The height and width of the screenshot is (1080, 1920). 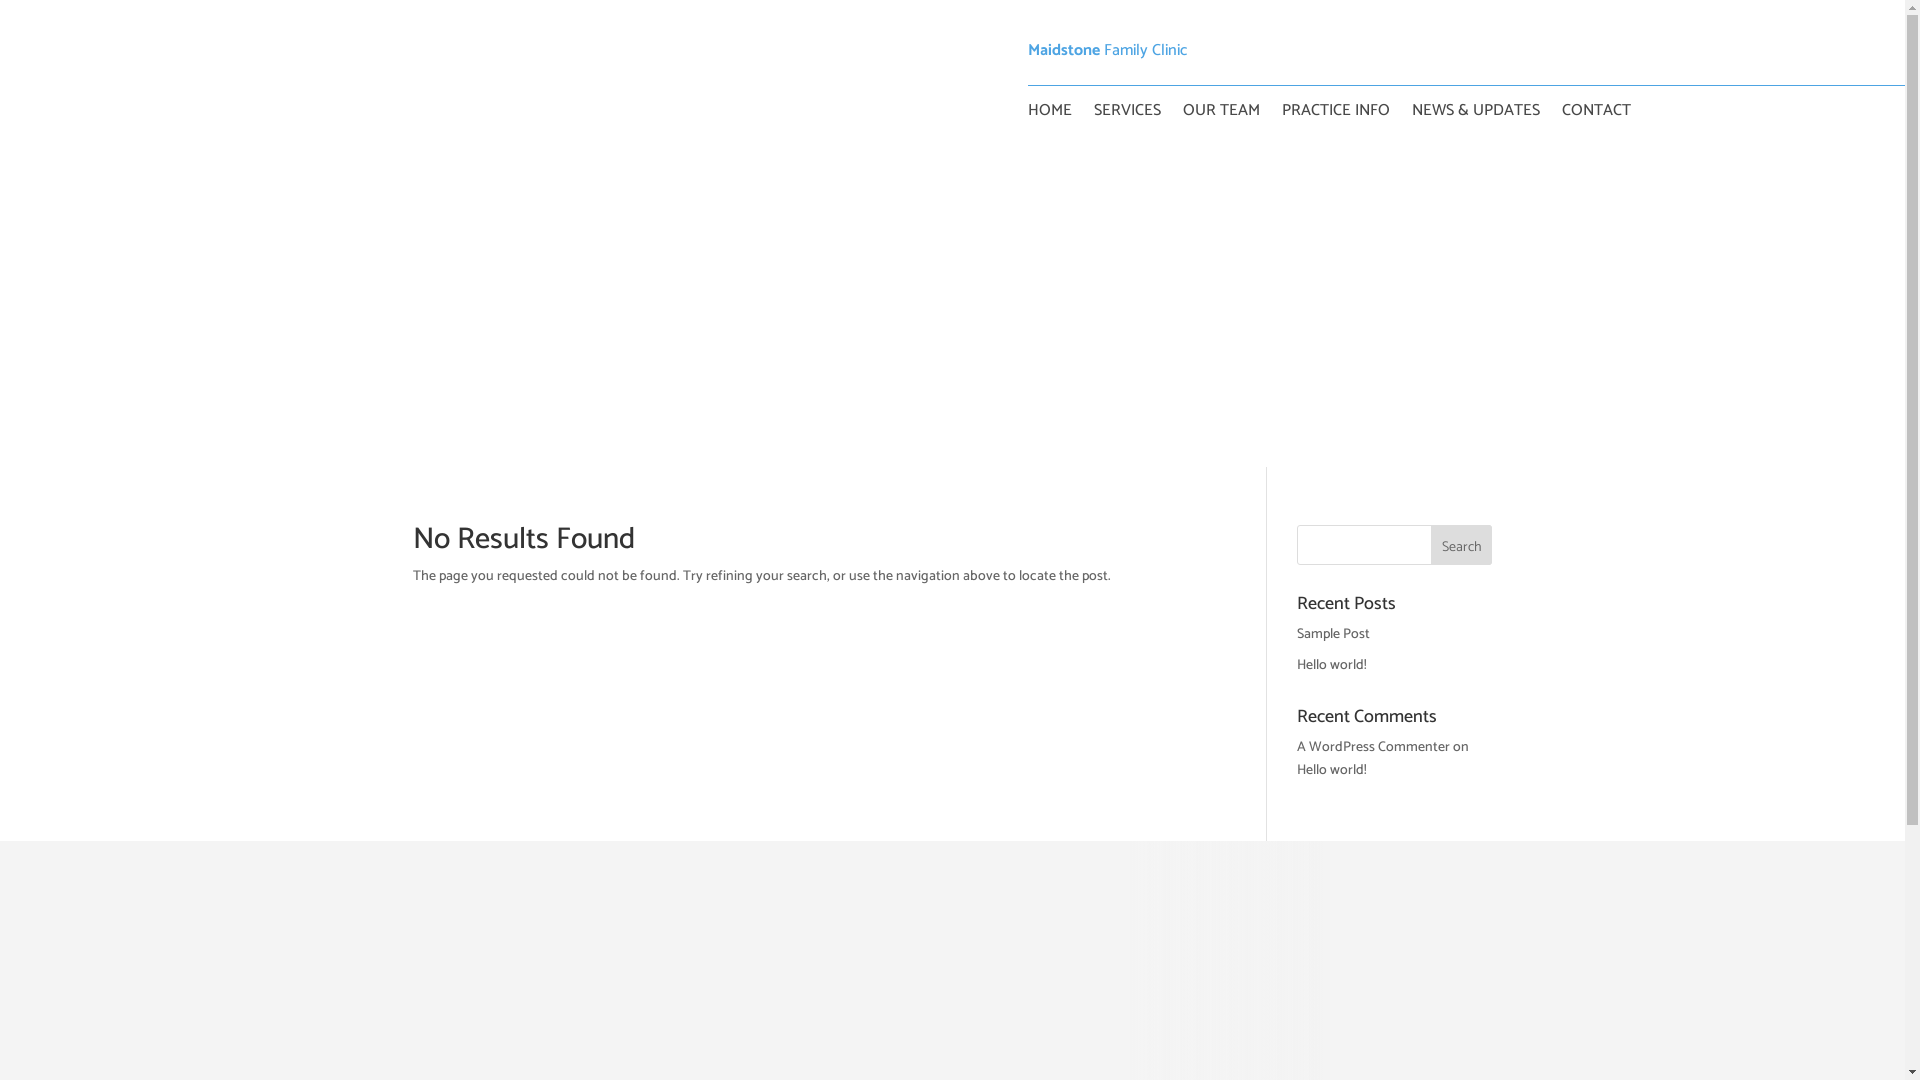 What do you see at coordinates (1476, 115) in the screenshot?
I see `'NEWS & UPDATES'` at bounding box center [1476, 115].